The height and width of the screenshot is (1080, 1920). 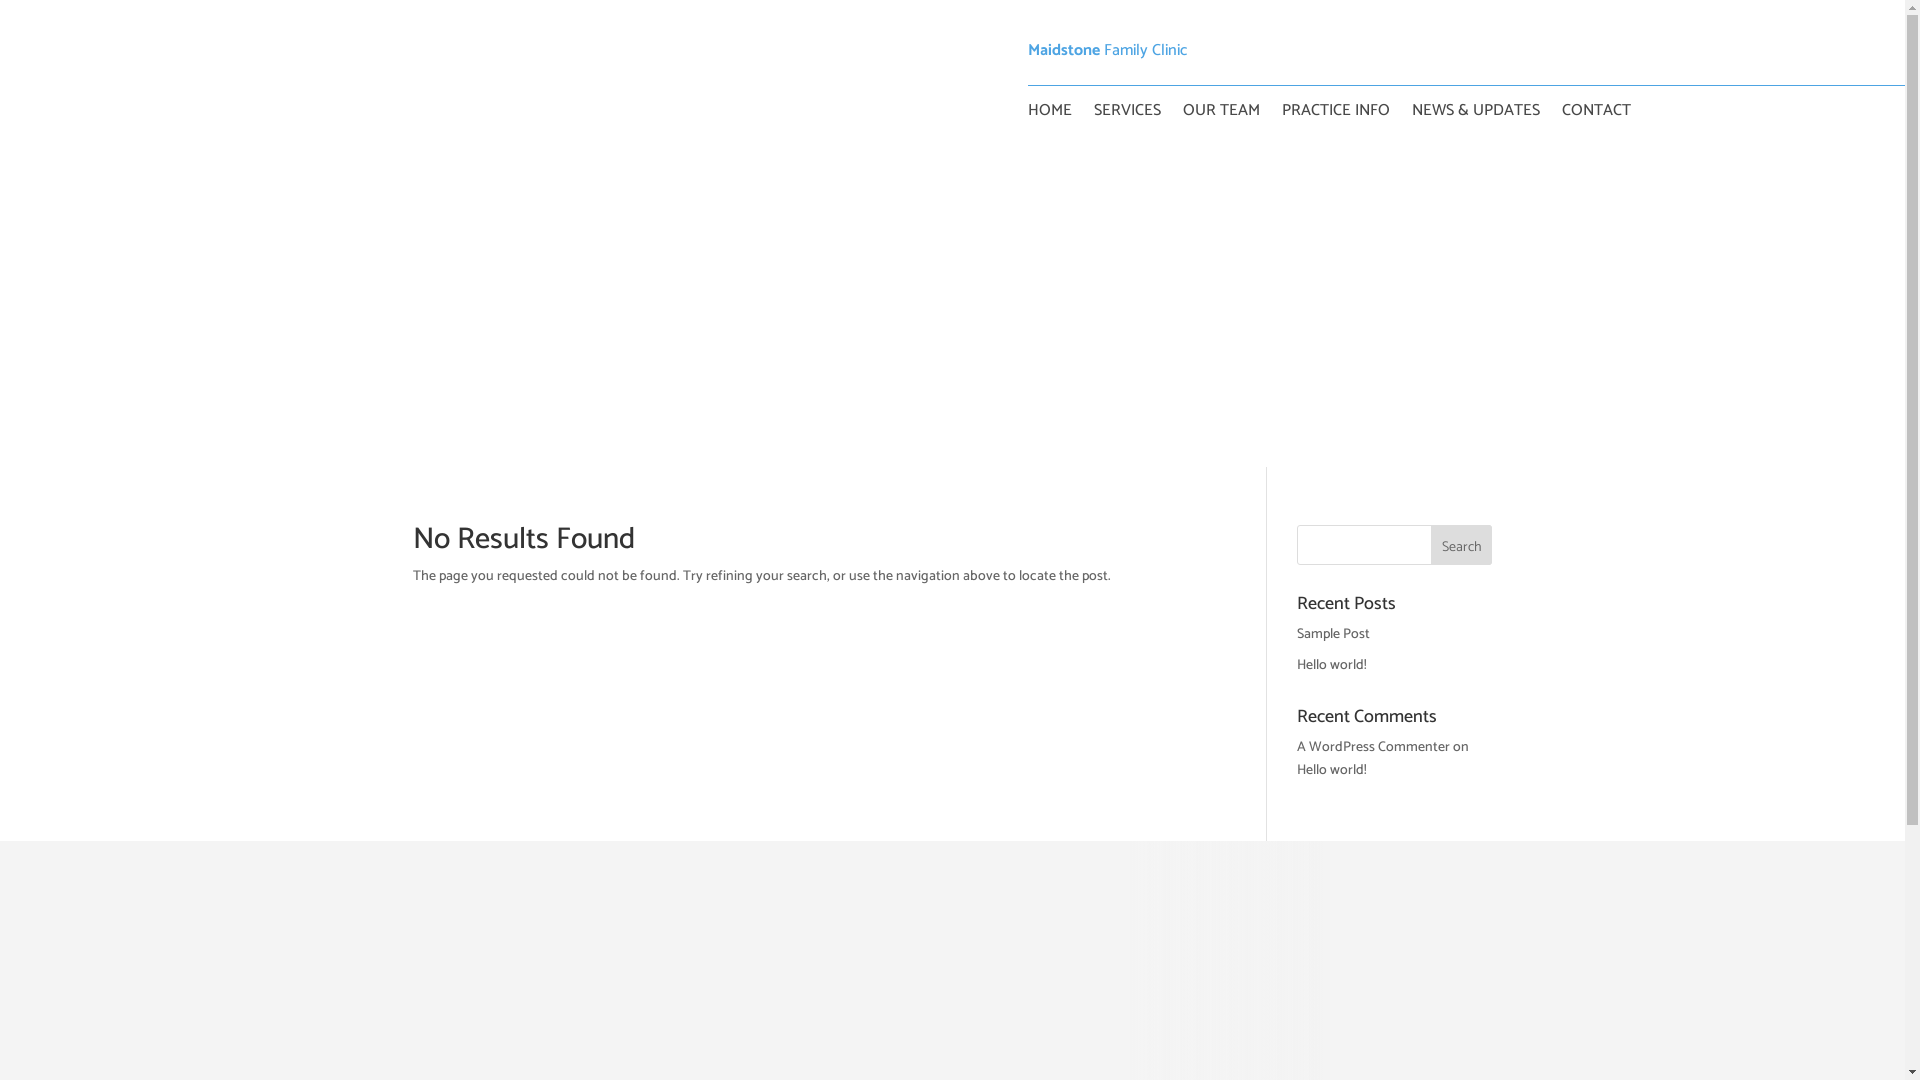 What do you see at coordinates (1476, 115) in the screenshot?
I see `'NEWS & UPDATES'` at bounding box center [1476, 115].